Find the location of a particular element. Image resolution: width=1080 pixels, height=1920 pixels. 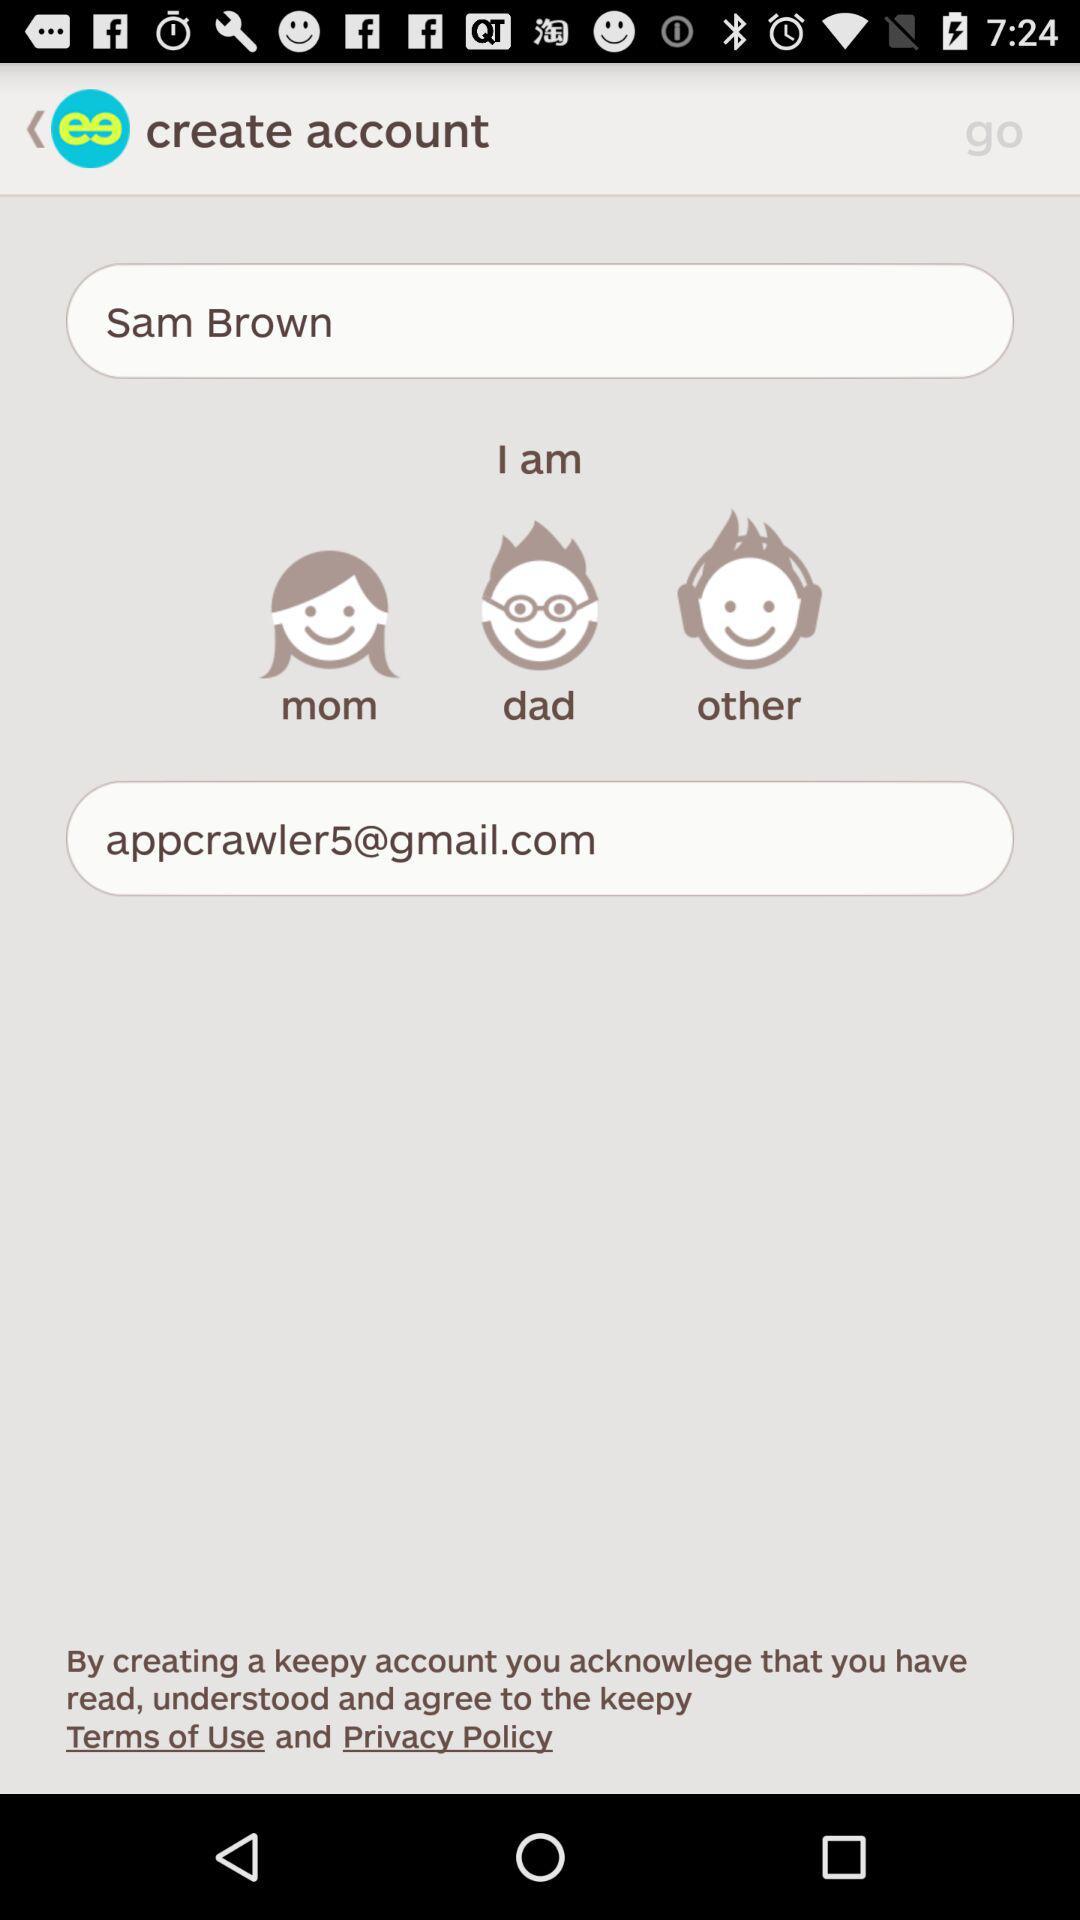

the first text field is located at coordinates (540, 321).